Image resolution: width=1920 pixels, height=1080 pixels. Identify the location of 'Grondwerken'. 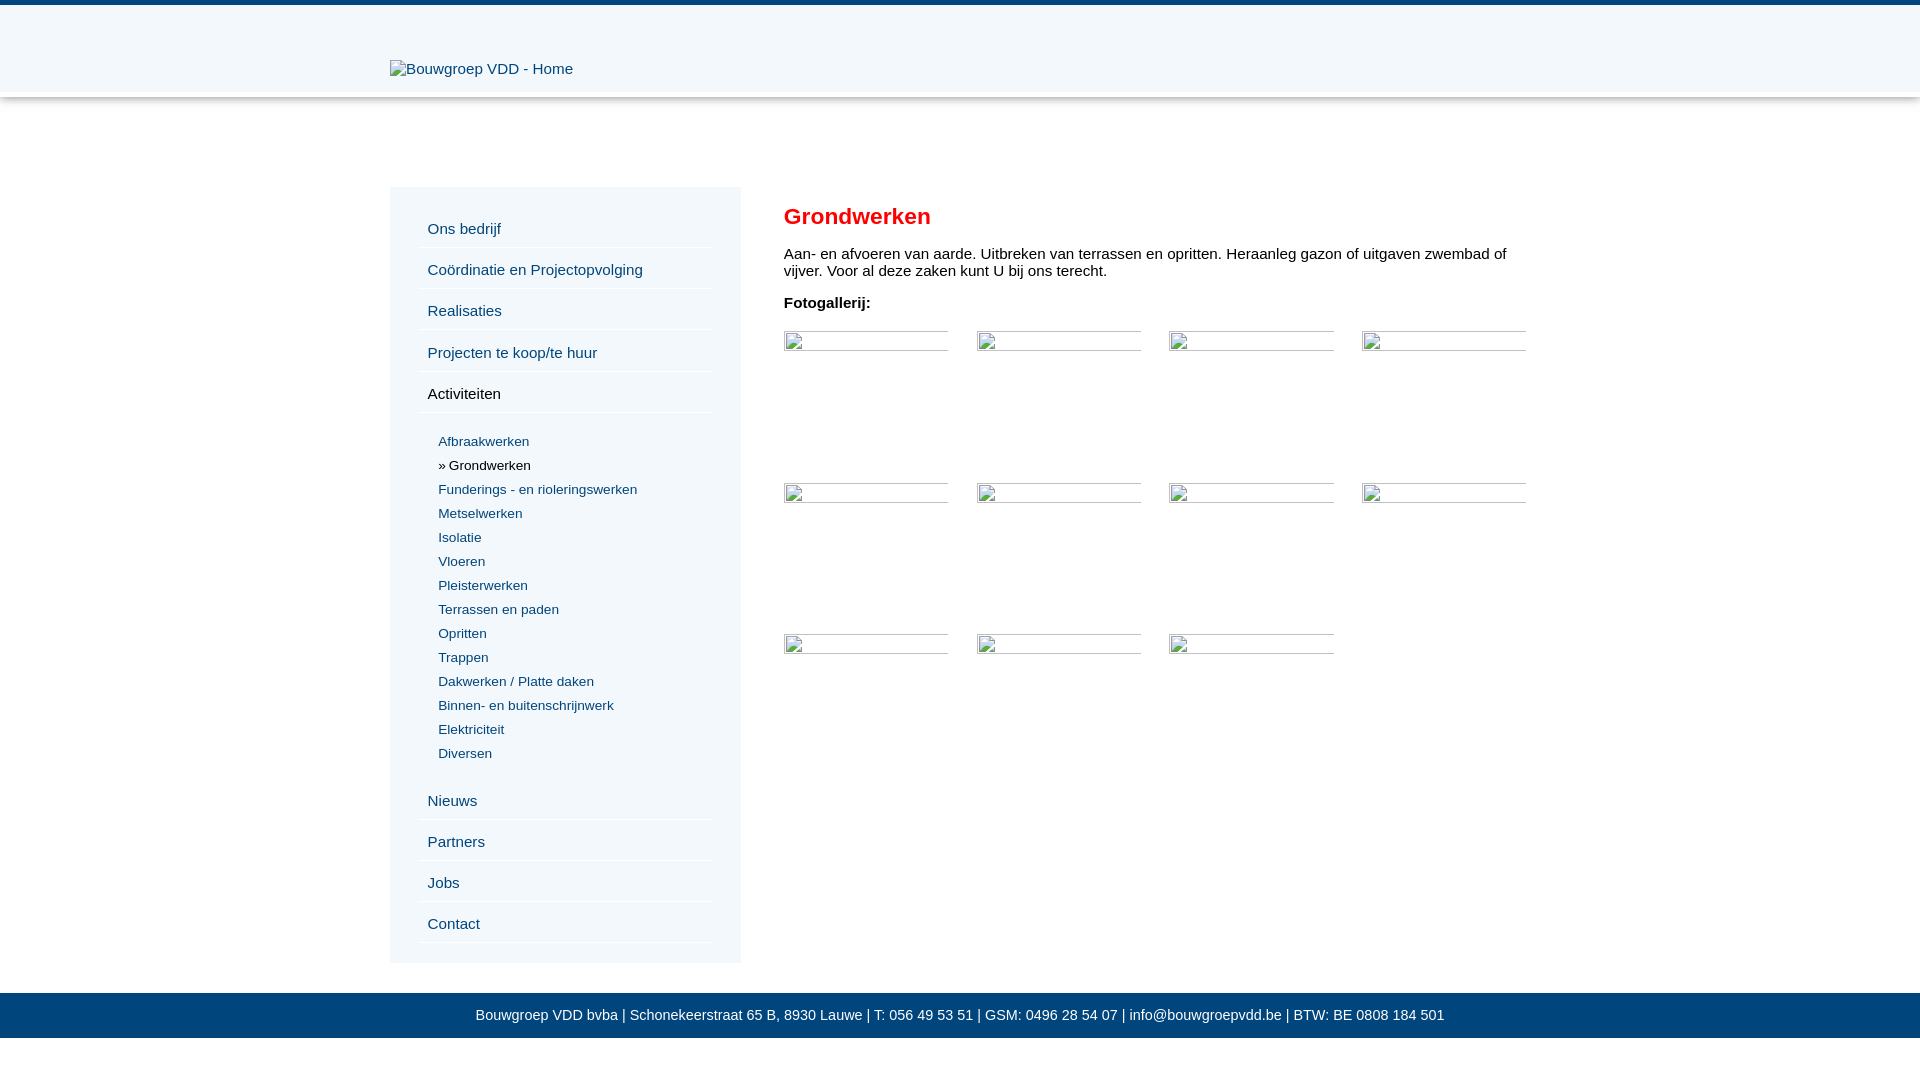
(1058, 496).